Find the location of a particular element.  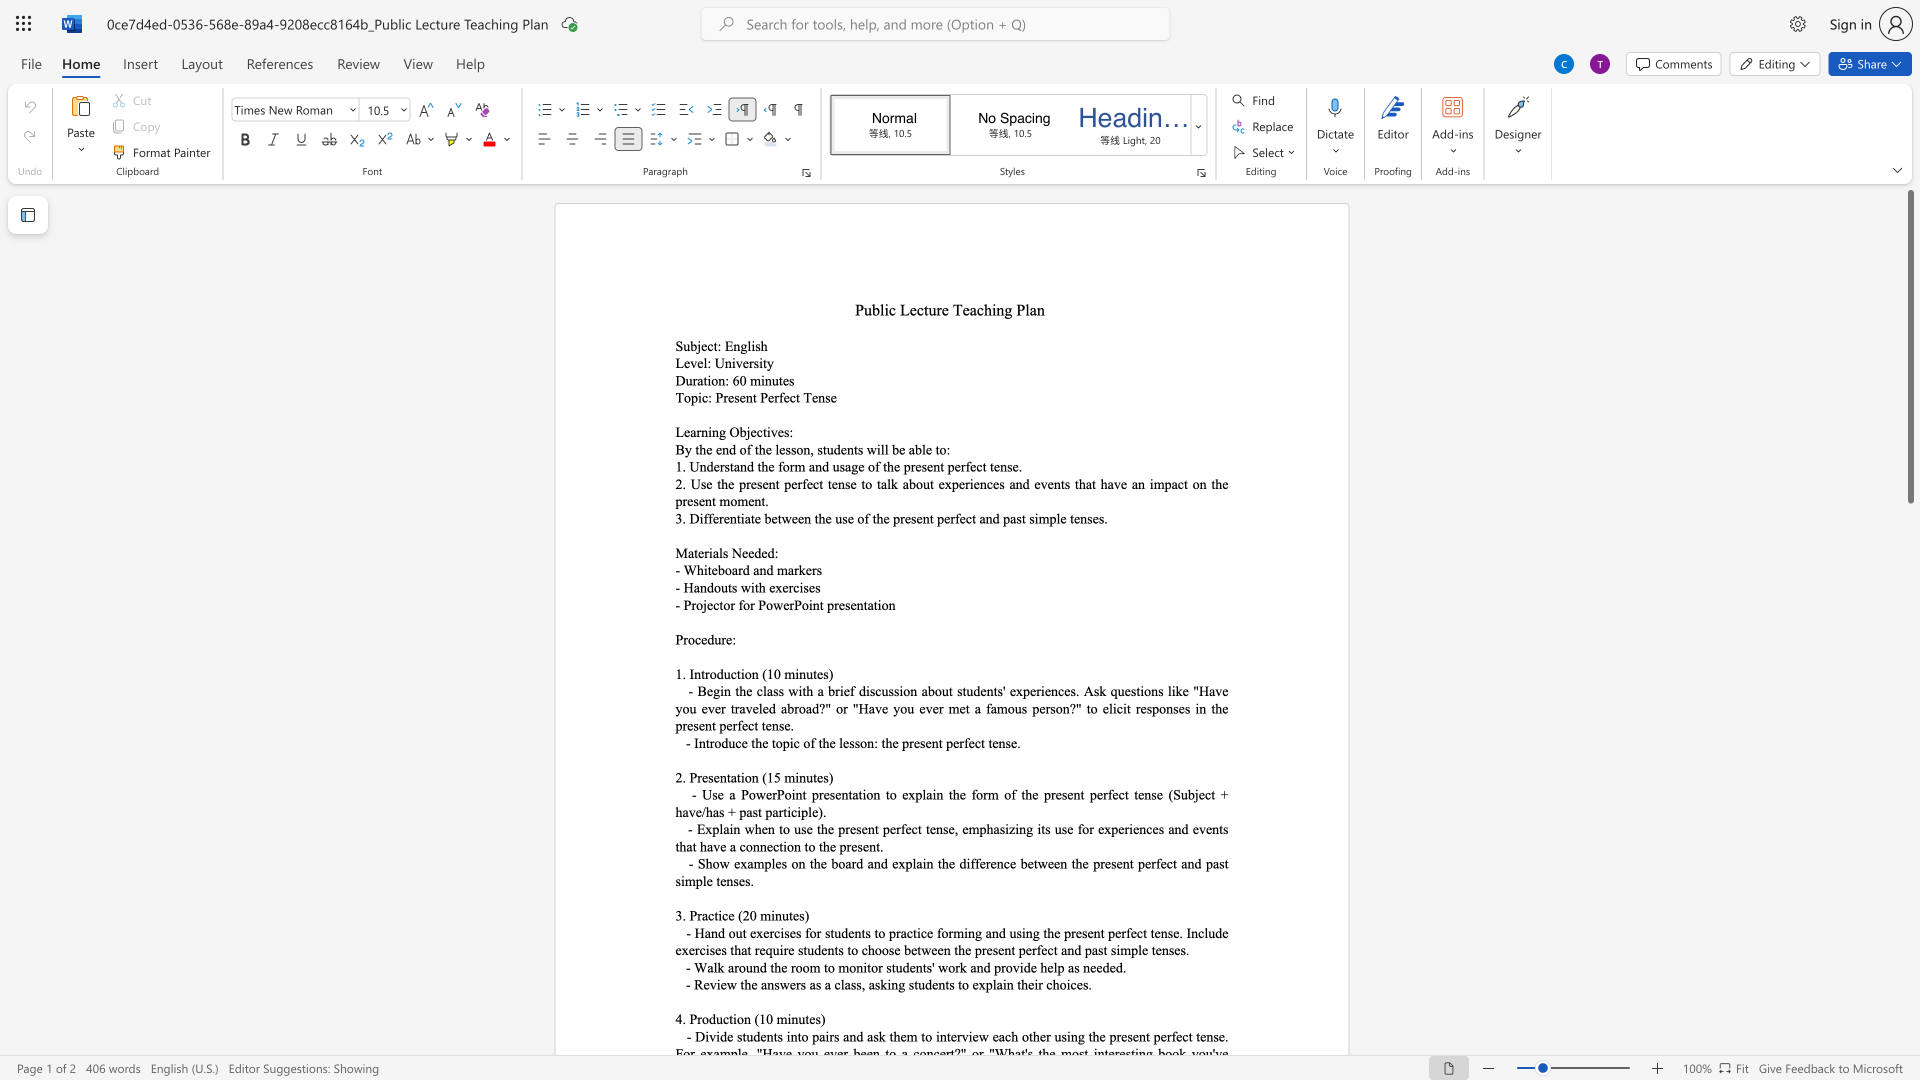

the space between the continuous character "o" and "o" in the text is located at coordinates (880, 949).